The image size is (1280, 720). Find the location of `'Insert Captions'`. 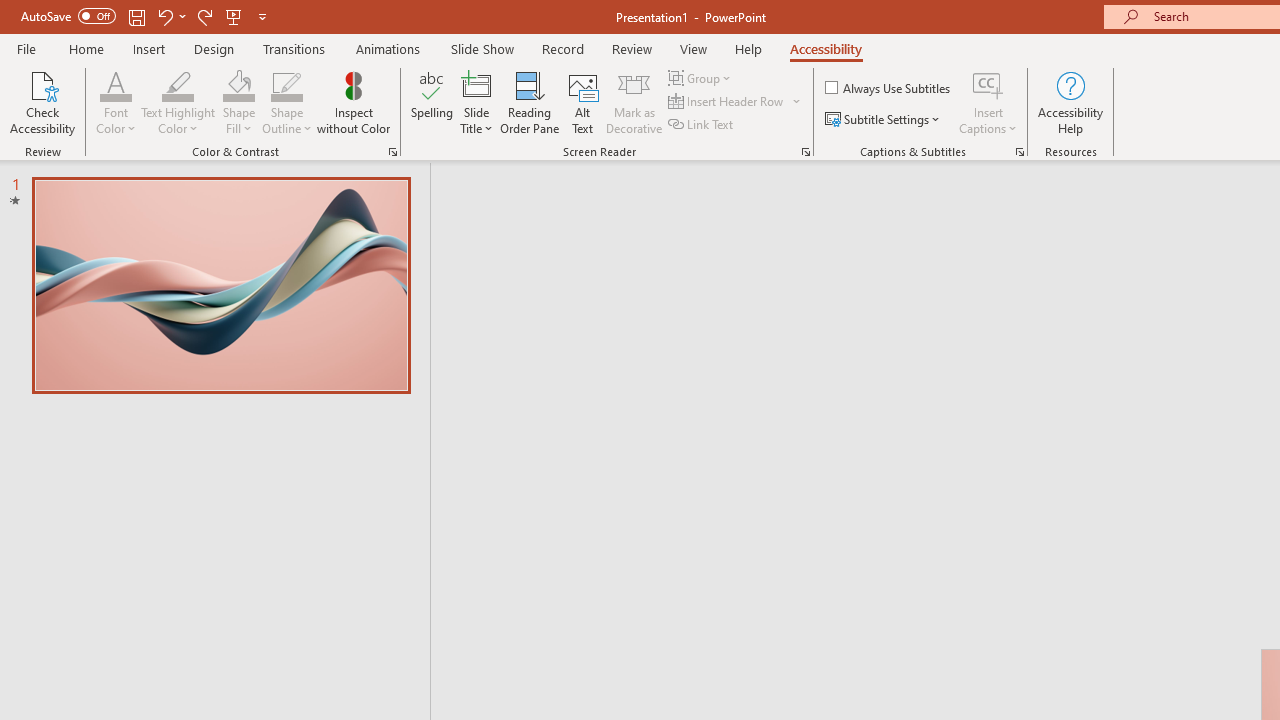

'Insert Captions' is located at coordinates (988, 84).